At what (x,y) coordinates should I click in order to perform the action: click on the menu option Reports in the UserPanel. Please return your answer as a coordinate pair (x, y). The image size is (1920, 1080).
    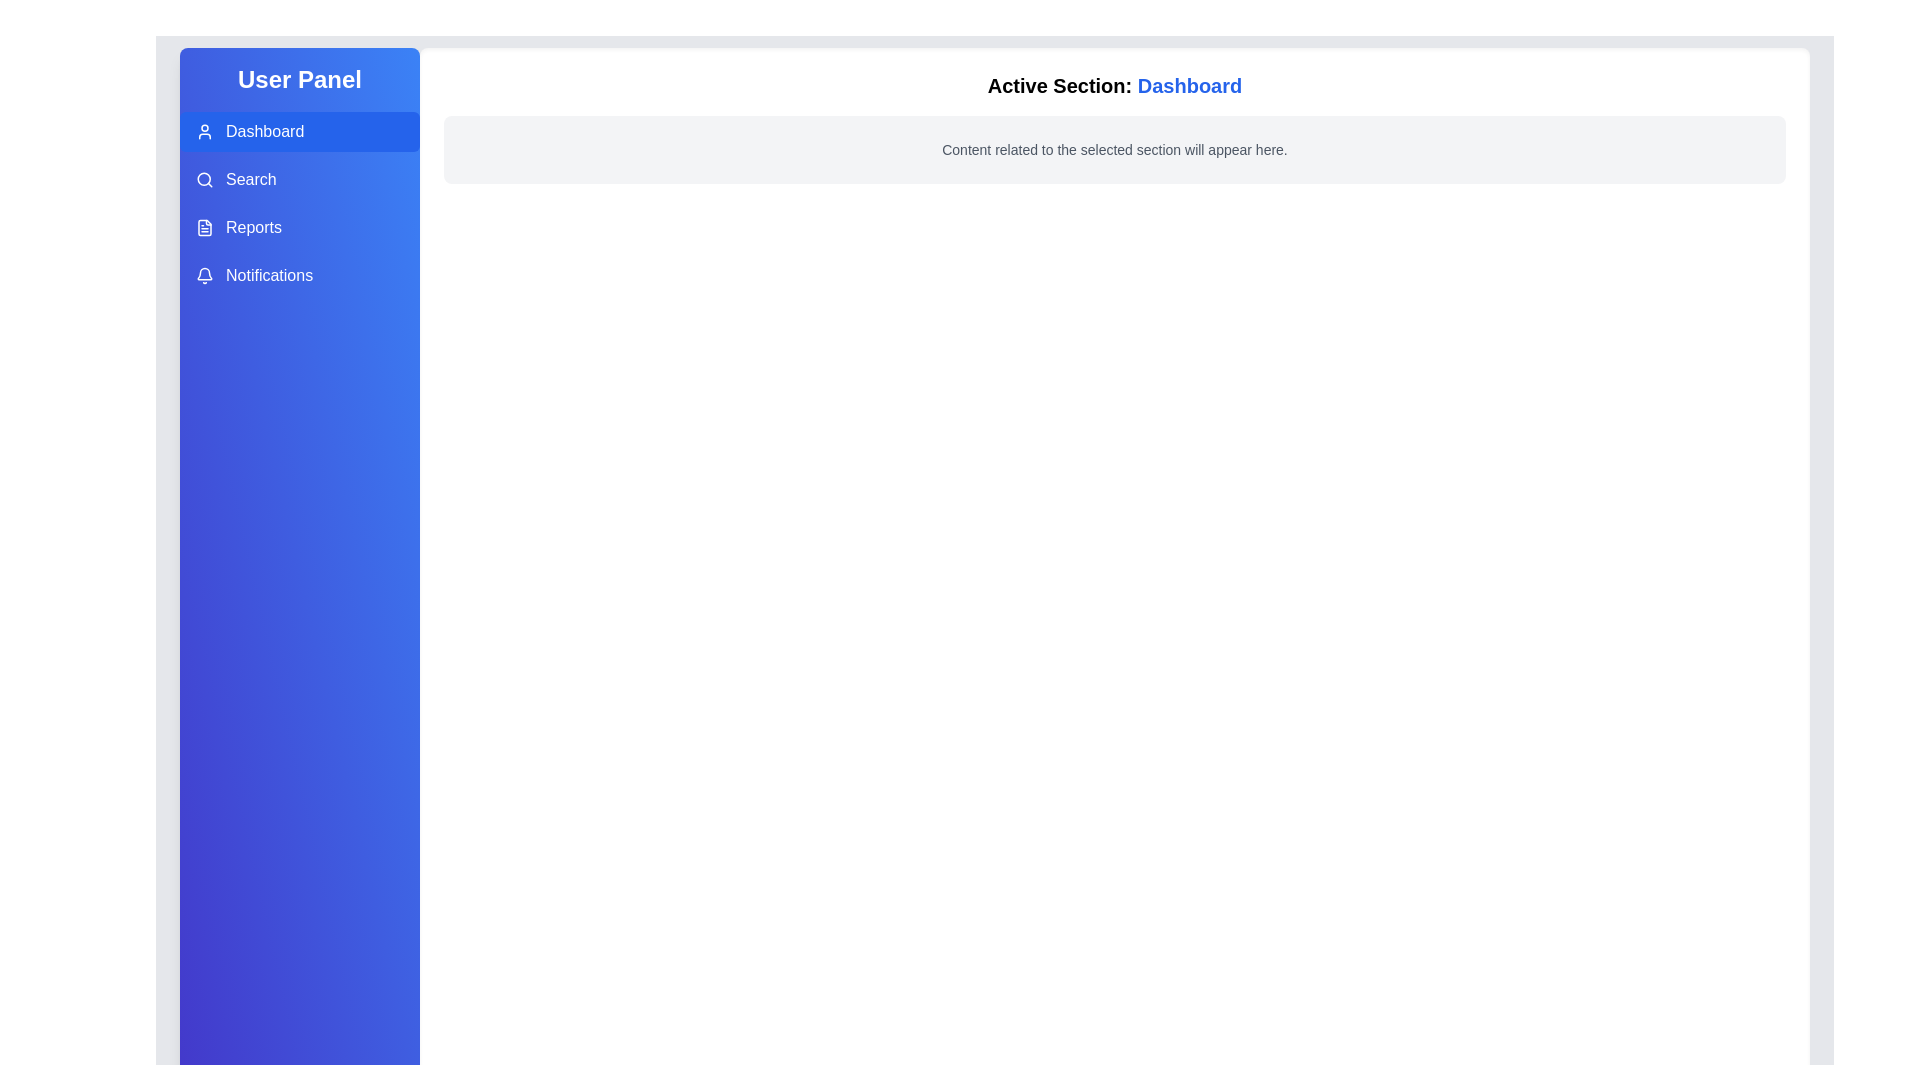
    Looking at the image, I should click on (298, 226).